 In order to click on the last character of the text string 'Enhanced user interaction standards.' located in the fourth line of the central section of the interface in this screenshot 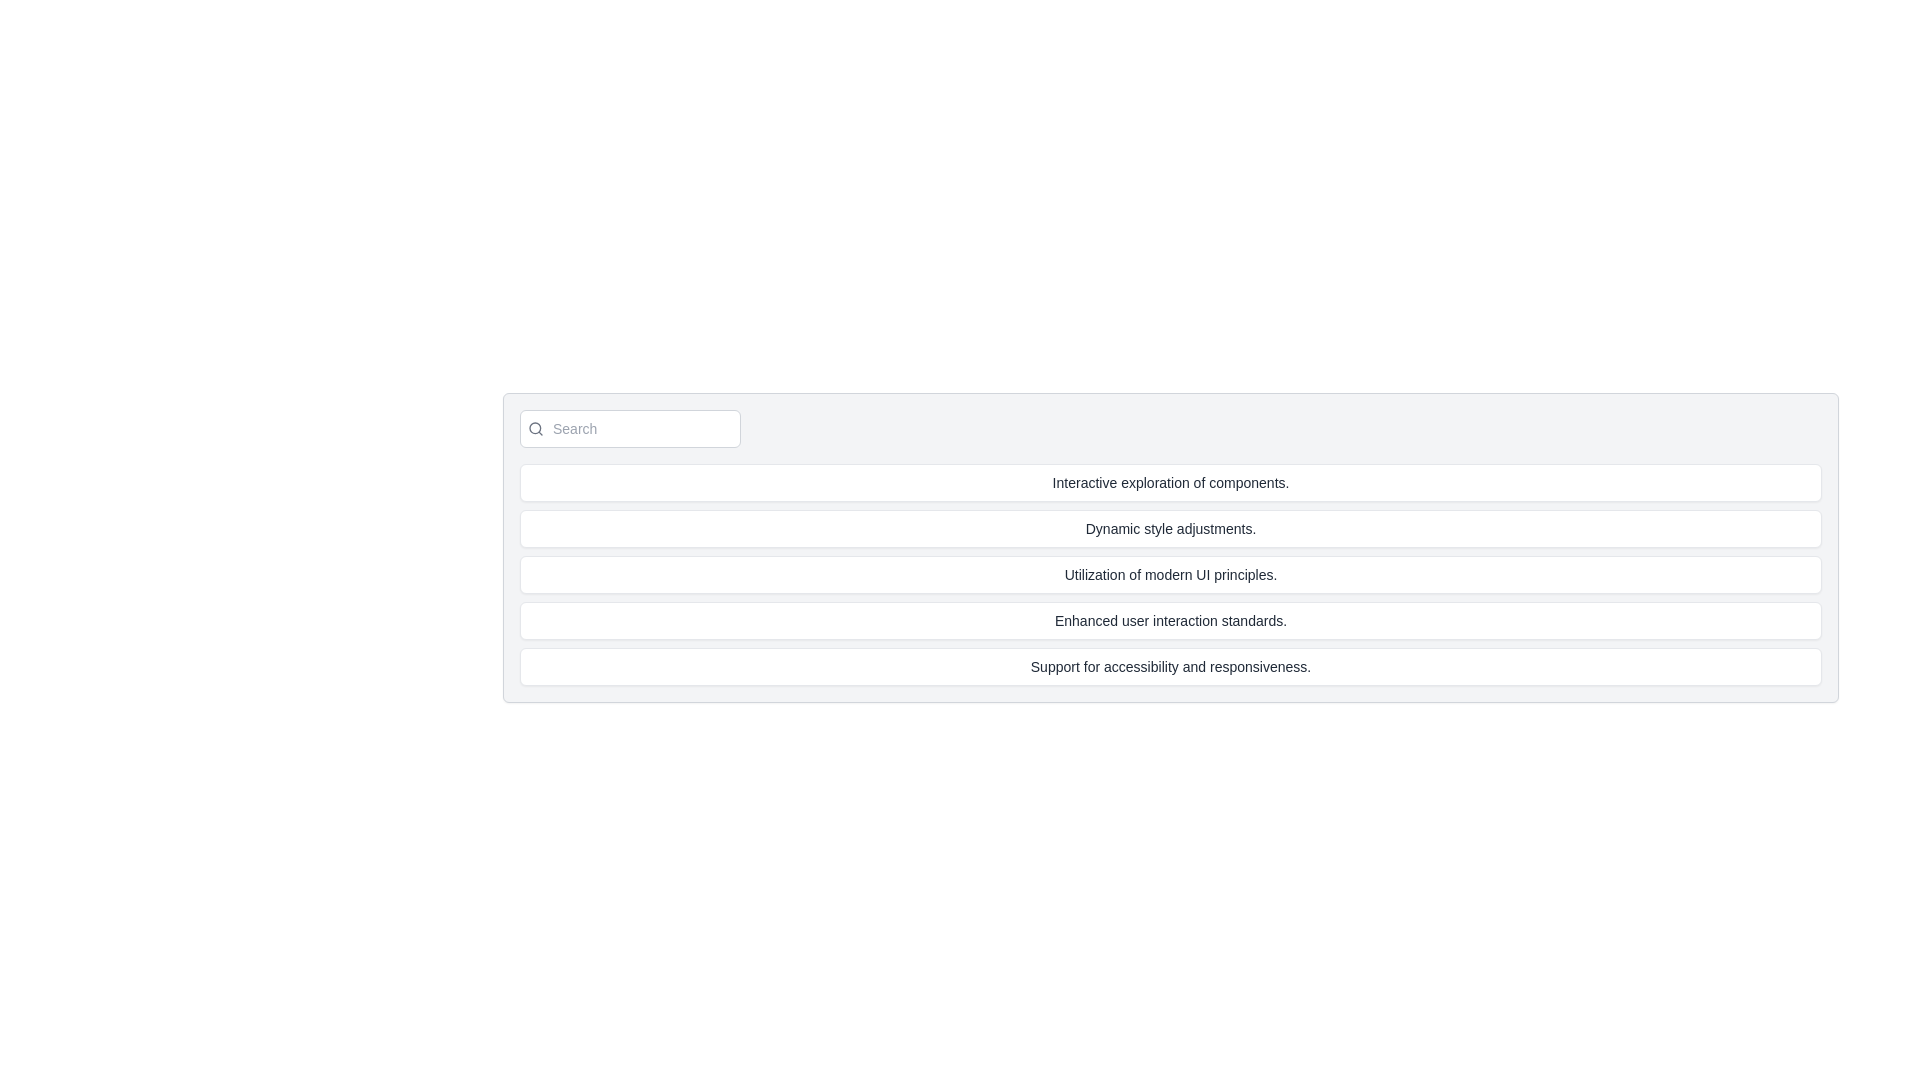, I will do `click(1251, 620)`.